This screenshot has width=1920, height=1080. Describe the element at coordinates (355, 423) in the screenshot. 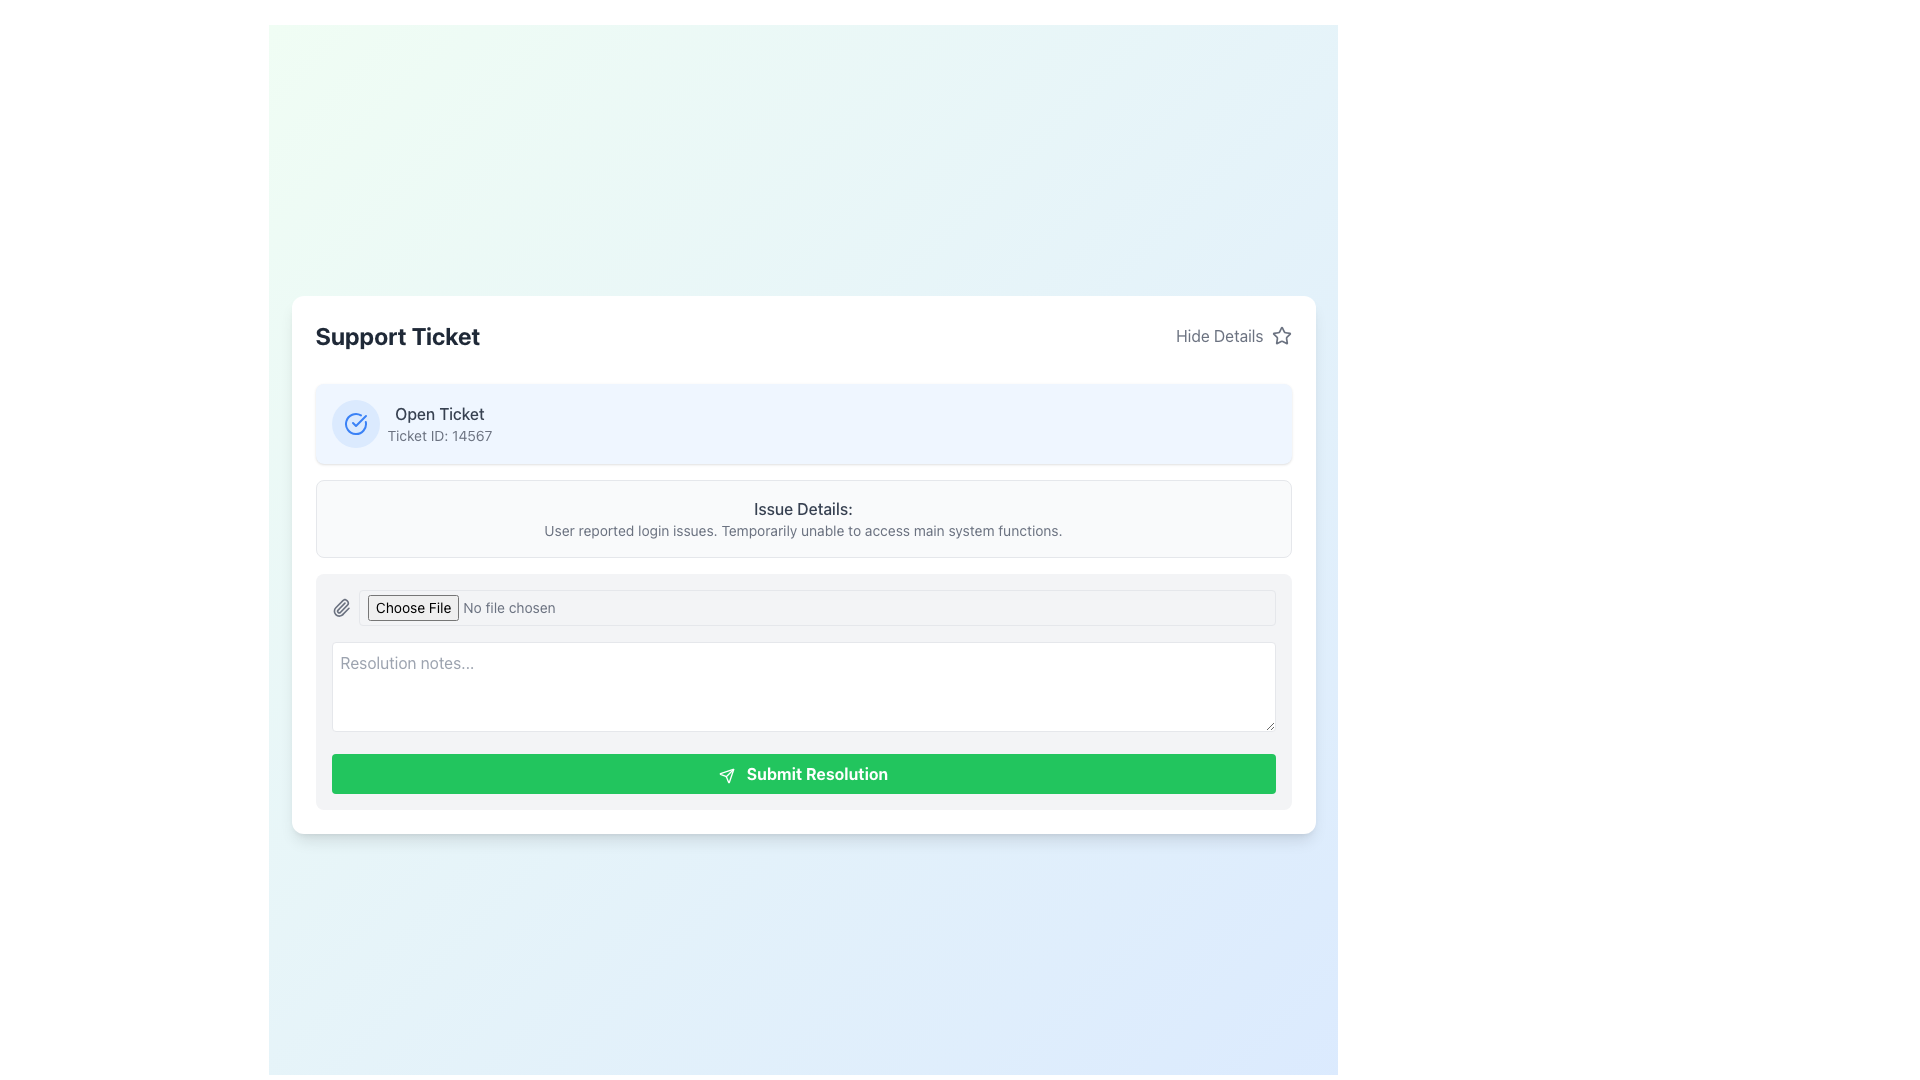

I see `the decorative icon, which is a circular icon with a blue outline and a checkmark inside, located to the left of the 'Open Ticket' label in the 'Support Ticket' card` at that location.